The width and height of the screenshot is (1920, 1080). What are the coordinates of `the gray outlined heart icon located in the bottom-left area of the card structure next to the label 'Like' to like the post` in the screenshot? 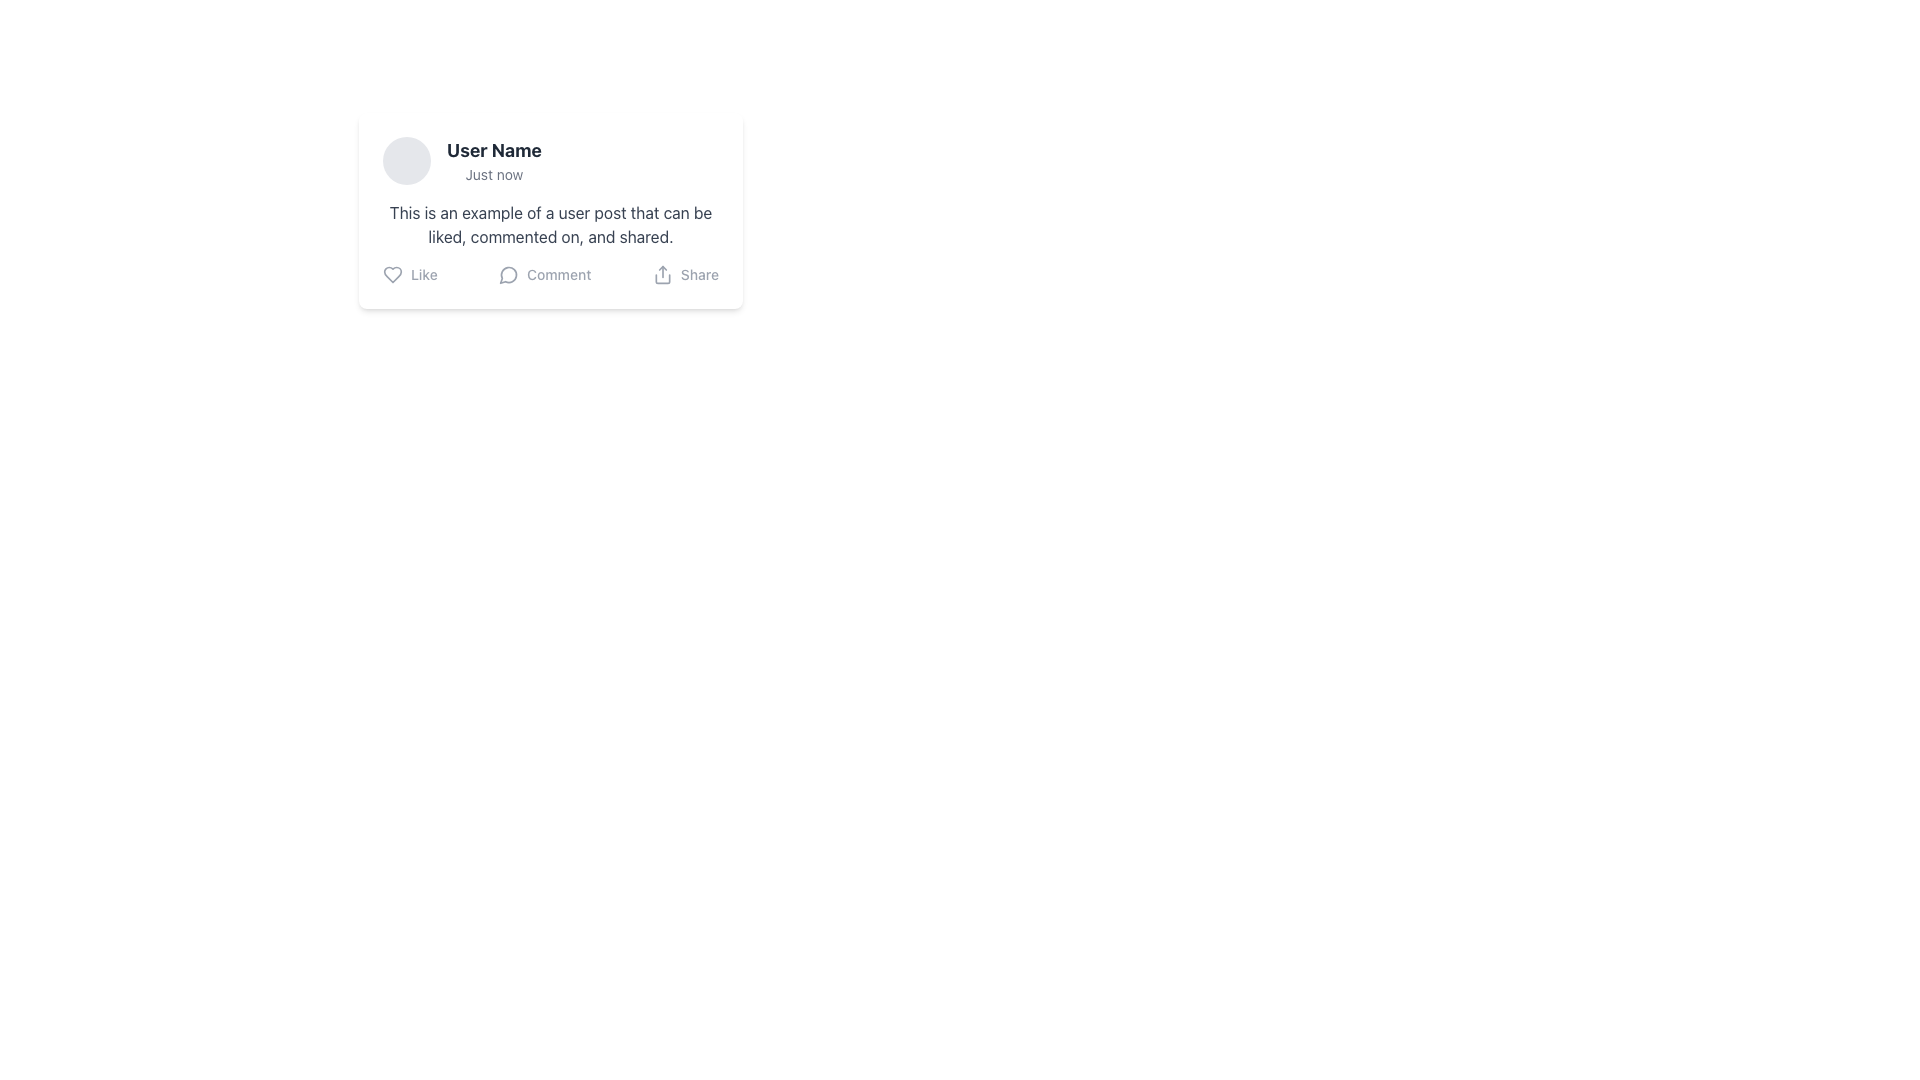 It's located at (393, 274).